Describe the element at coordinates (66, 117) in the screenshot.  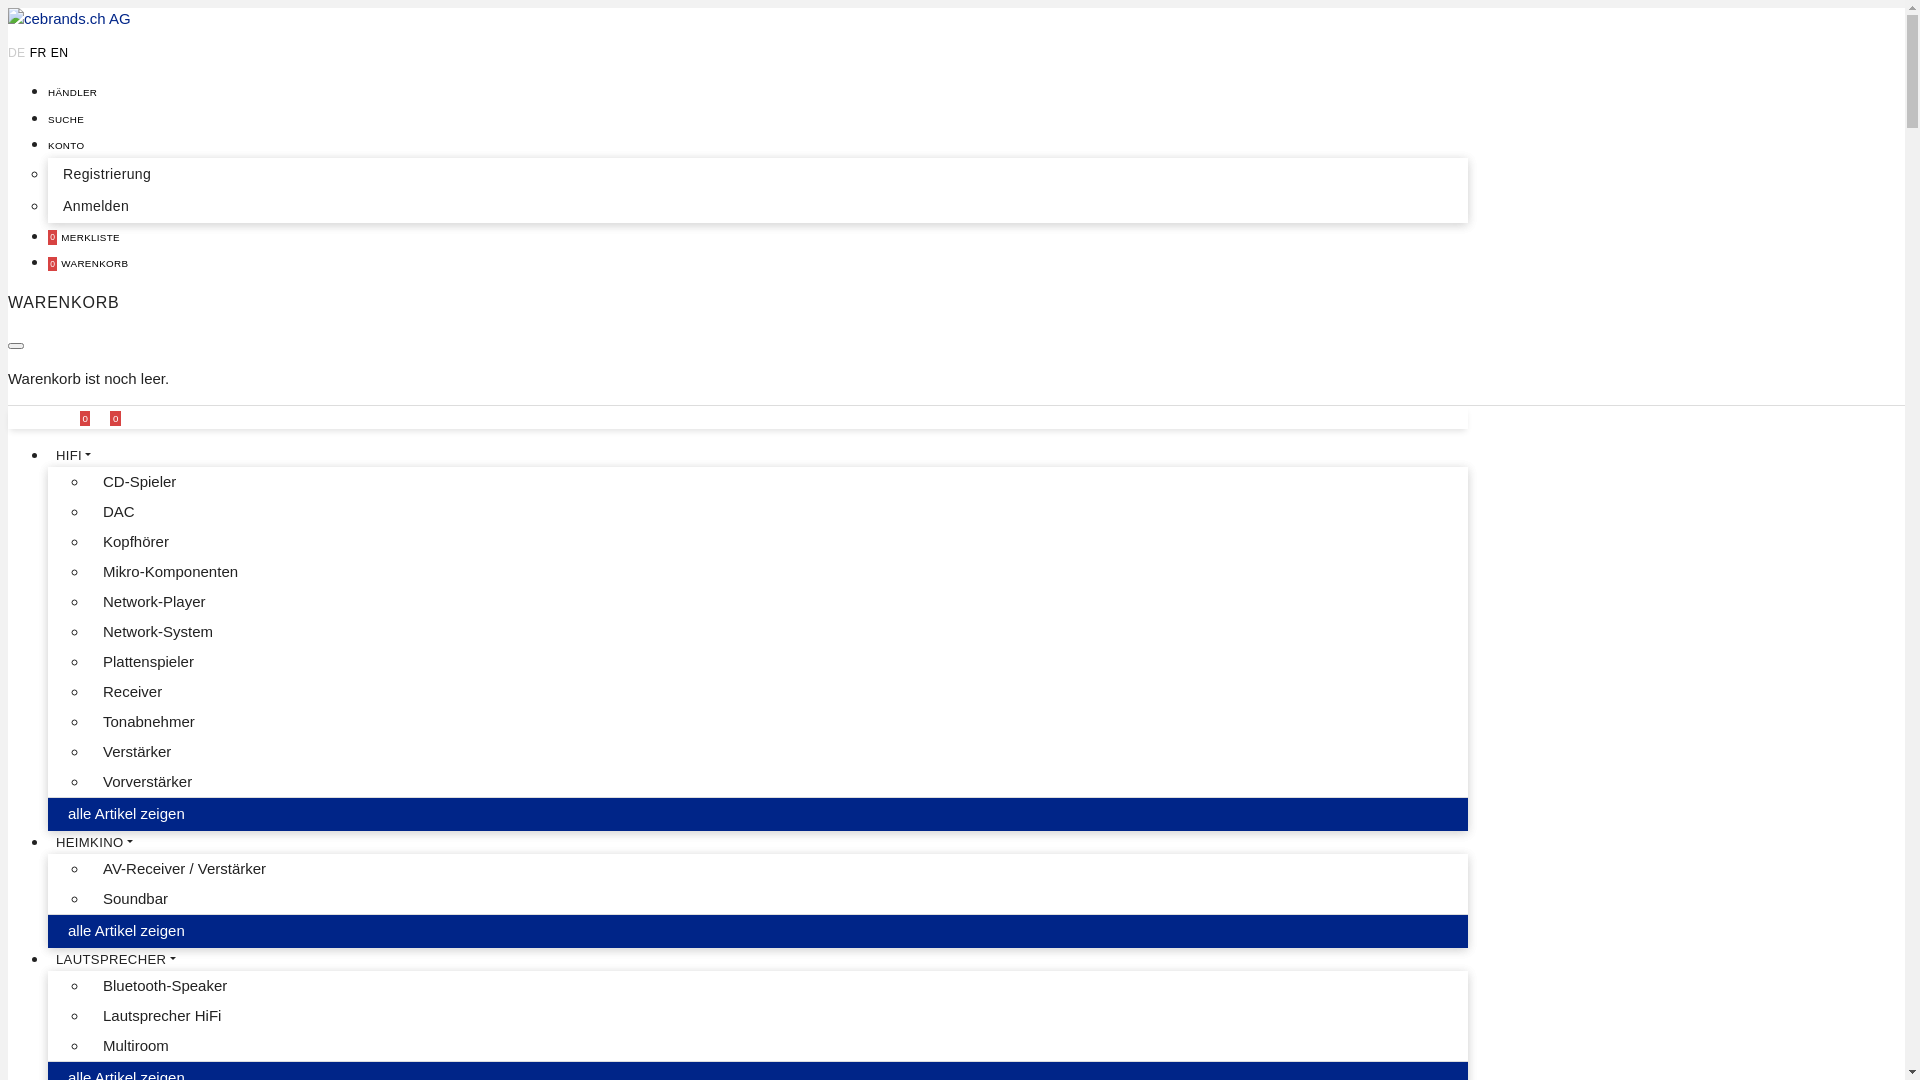
I see `'SUCHE'` at that location.